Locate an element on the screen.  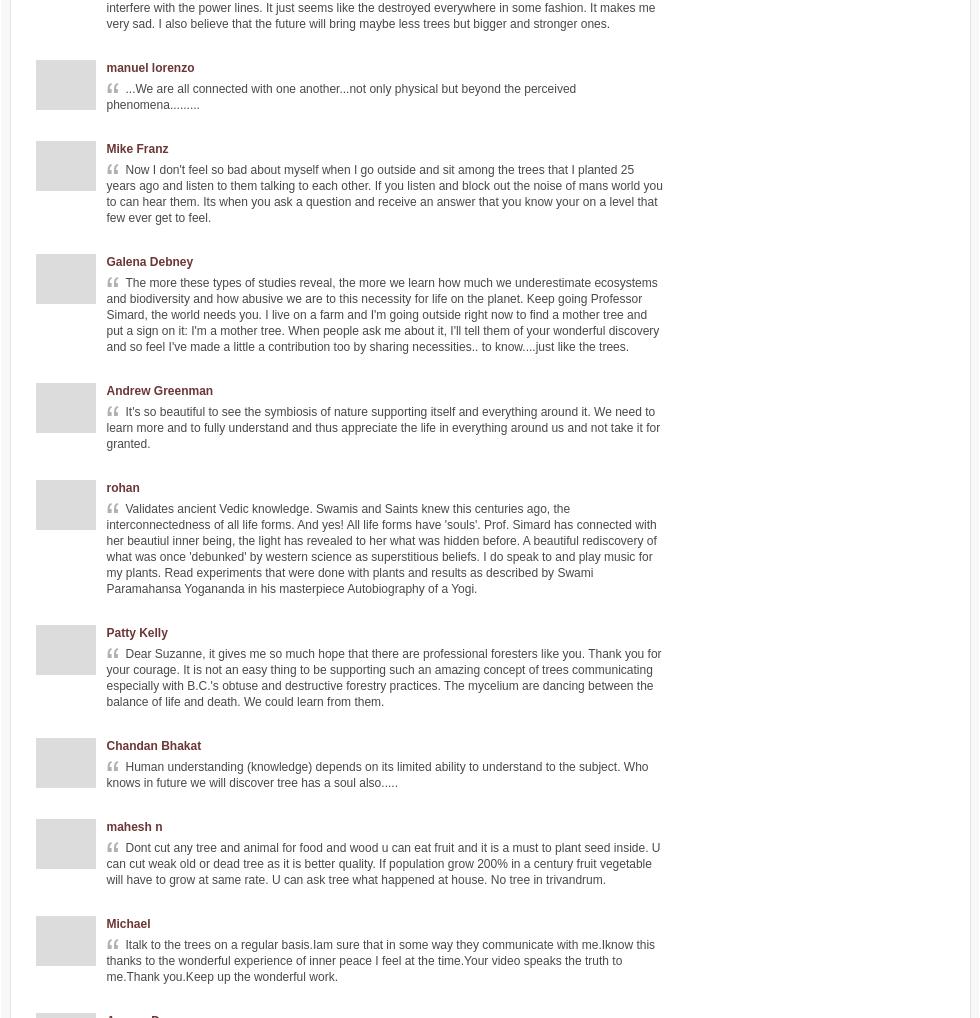
'Validates ancient Vedic knowledge. Swamis and Saints knew this centuries ago, the interconnectedness of all life forms. And yes! All life forms have 'souls'. Prof. Simard has connected with her beautiul inner being, the light has revealed to her what was hidden before. A beautiful rediscovery of what was once 'debunked' by western science as superstitious beliefs. I do speak to and play music for my plants. Read experiments that were done with plants and results as described by Swami Paramahansa Yogananda in his masterpiece Autobiography of a Yogi.' is located at coordinates (381, 548).